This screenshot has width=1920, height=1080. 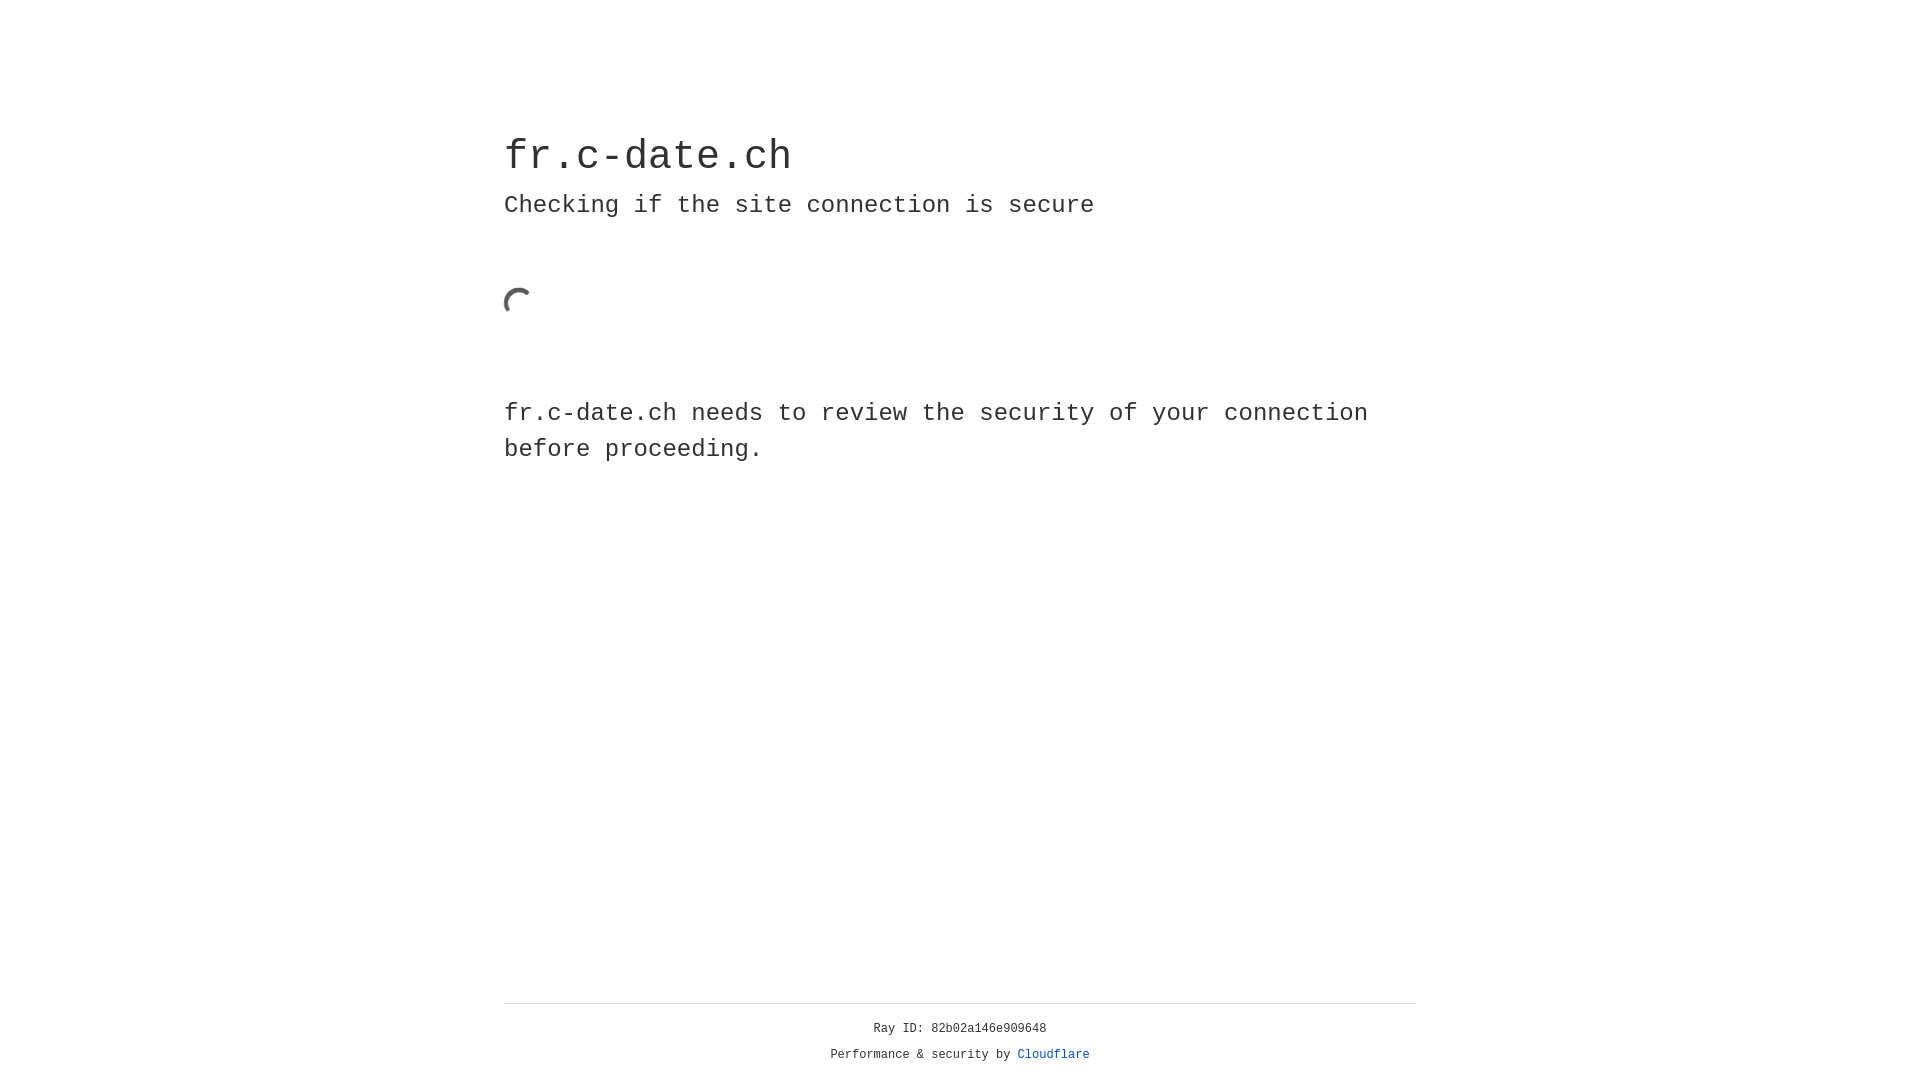 What do you see at coordinates (1017, 1054) in the screenshot?
I see `'Cloudflare'` at bounding box center [1017, 1054].